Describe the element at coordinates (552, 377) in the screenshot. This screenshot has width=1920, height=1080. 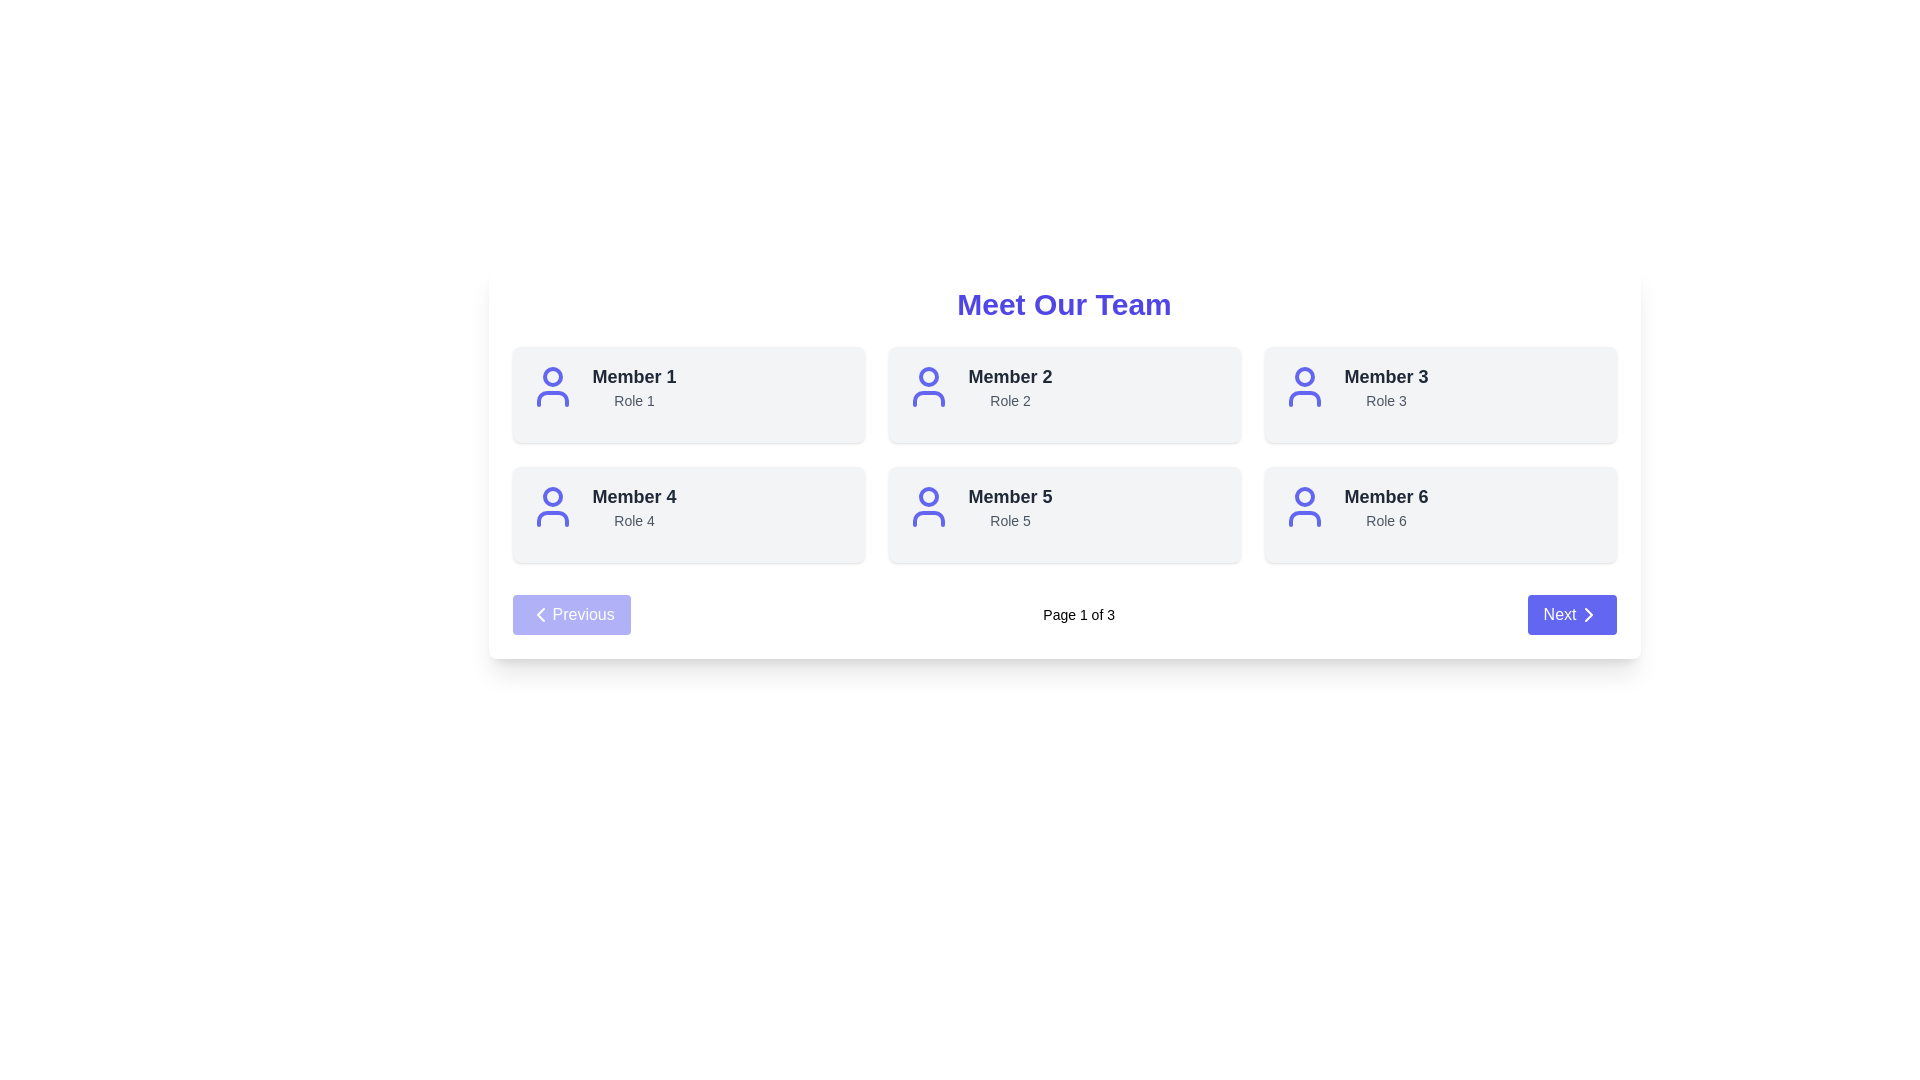
I see `the decorative Circle shape (SVG graphic) located at the upper center of the user icon near the 'Member 1' label` at that location.